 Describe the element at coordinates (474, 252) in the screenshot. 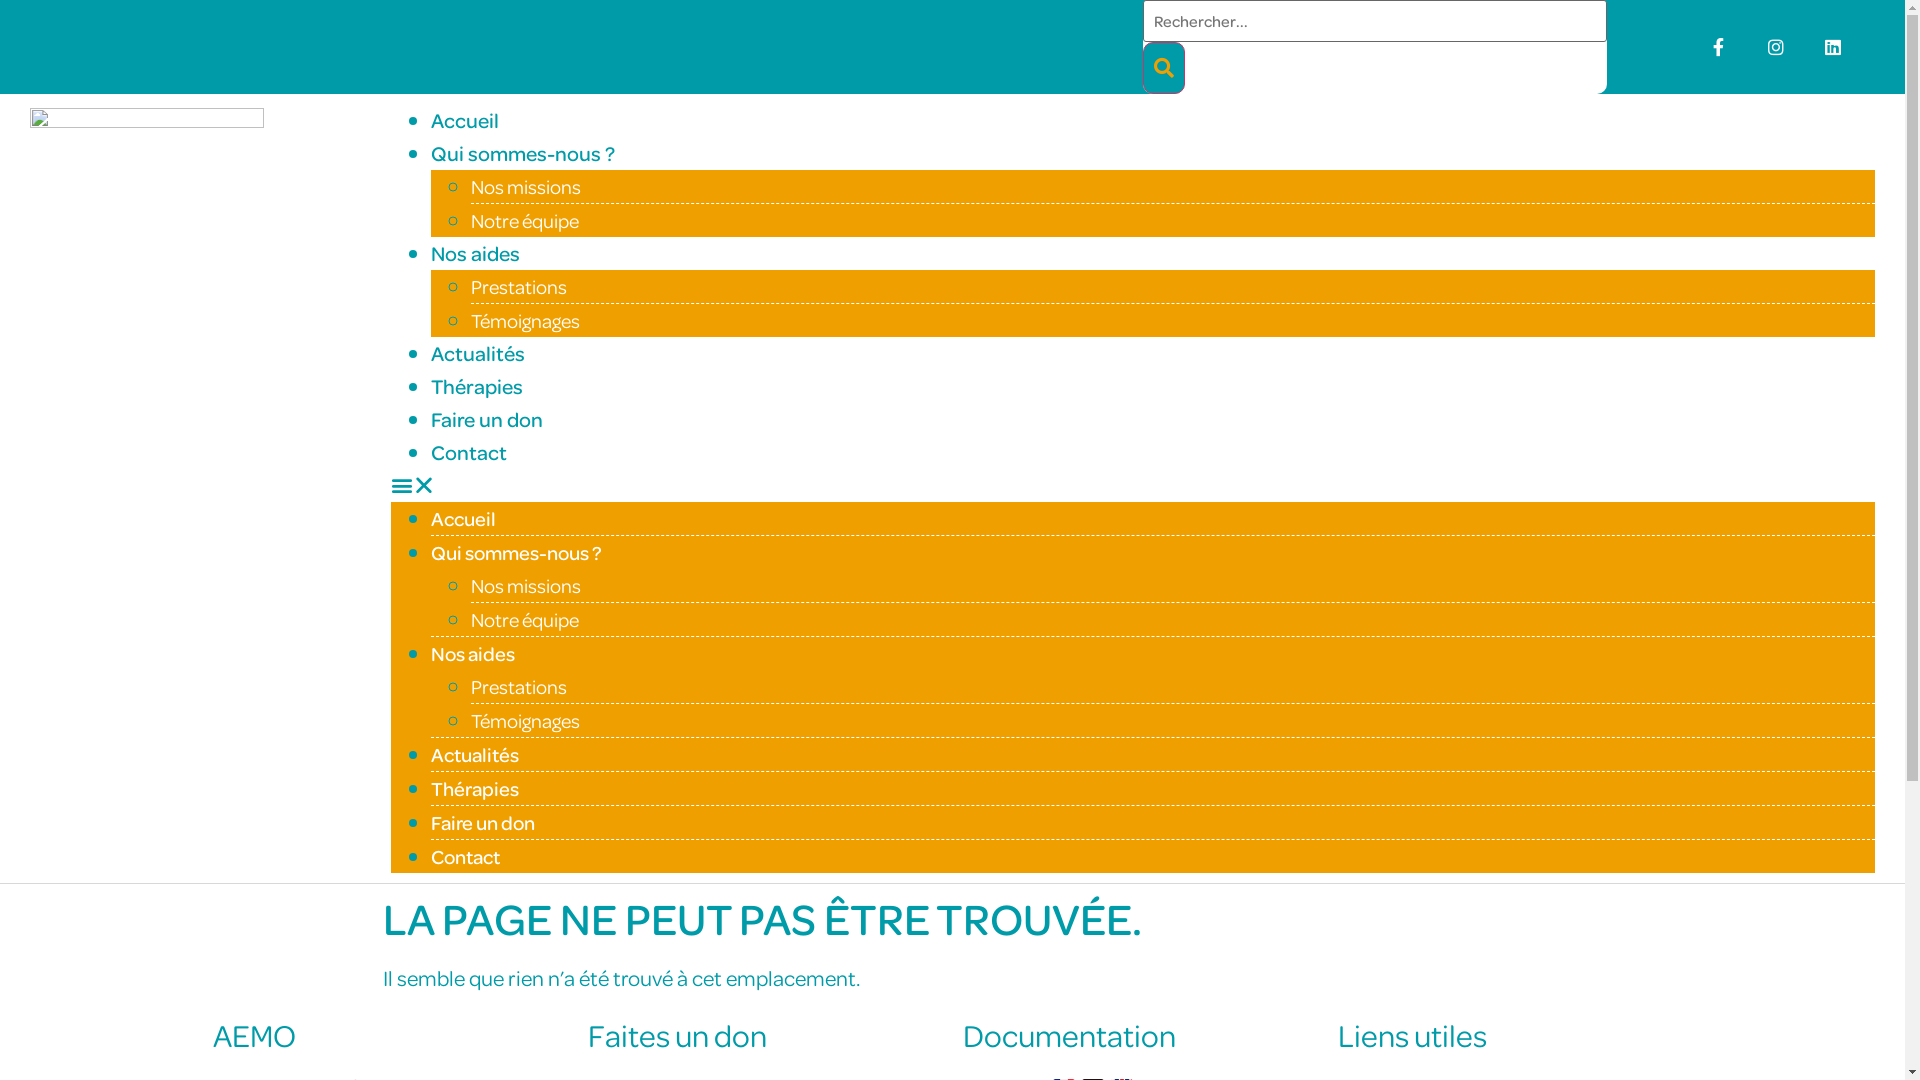

I see `'Nos aides'` at that location.